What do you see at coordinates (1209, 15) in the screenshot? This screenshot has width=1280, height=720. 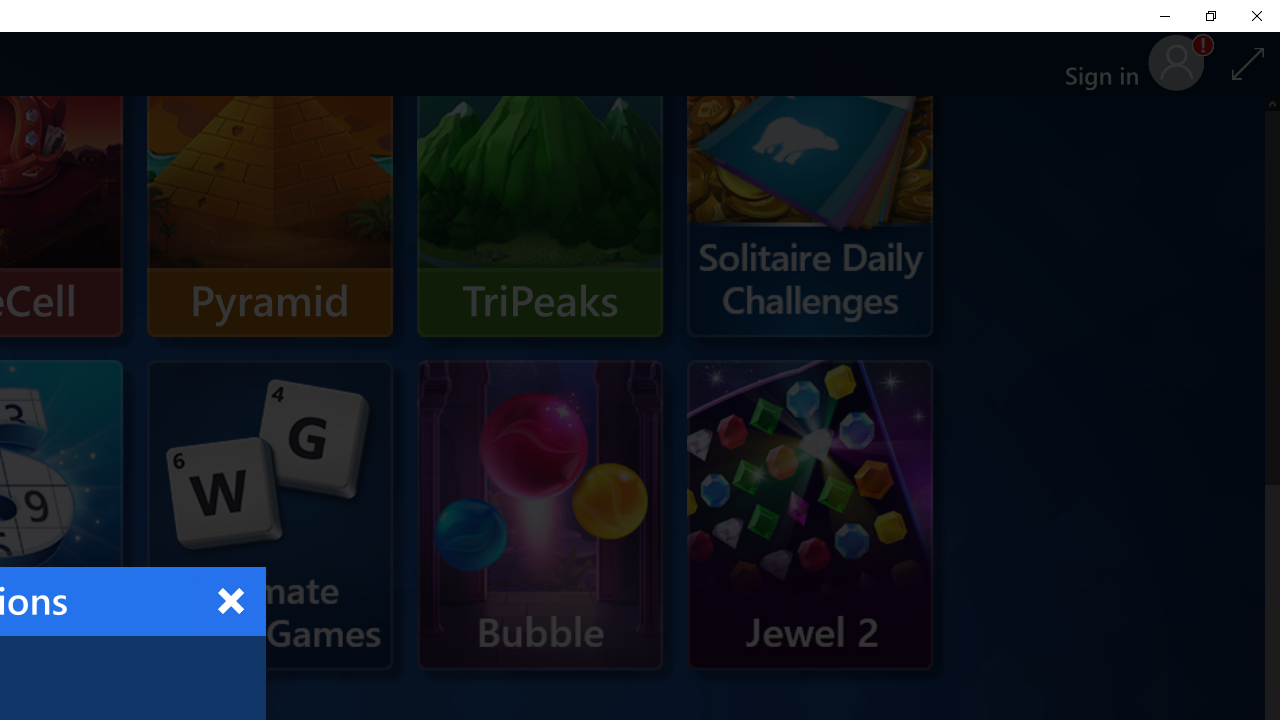 I see `'Restore Solitaire & Casual Games'` at bounding box center [1209, 15].